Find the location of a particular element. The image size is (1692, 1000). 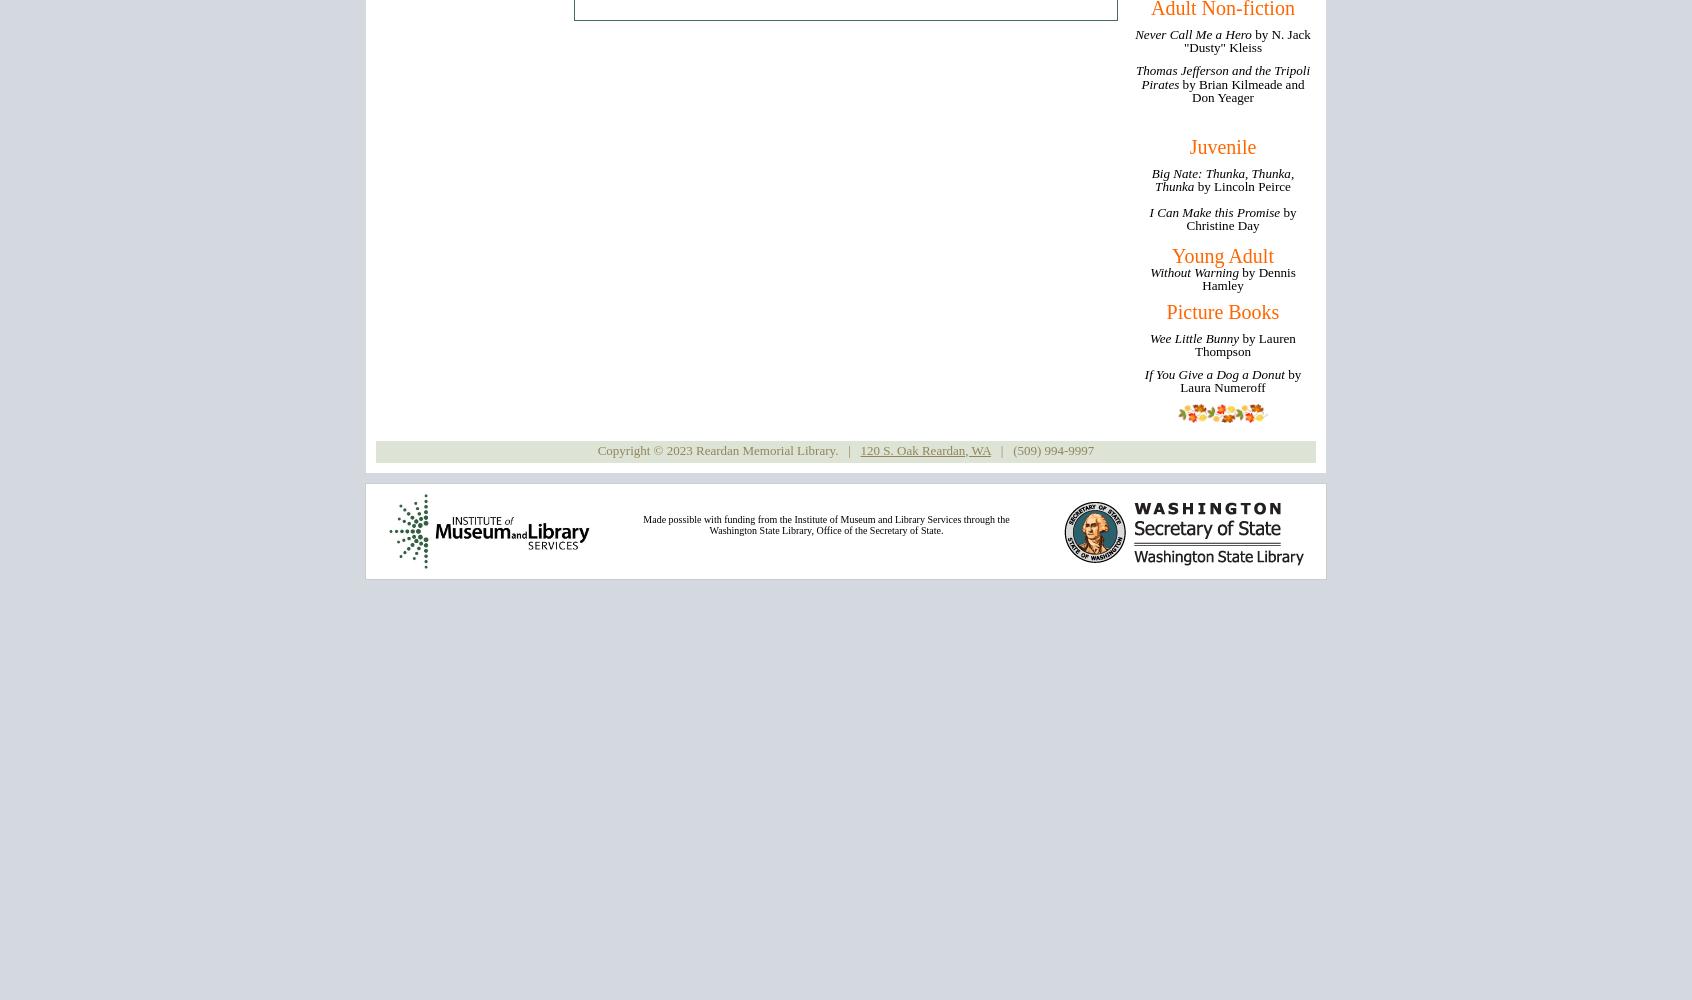

'by N. Jack "Dusty" Kleiss' is located at coordinates (1246, 41).